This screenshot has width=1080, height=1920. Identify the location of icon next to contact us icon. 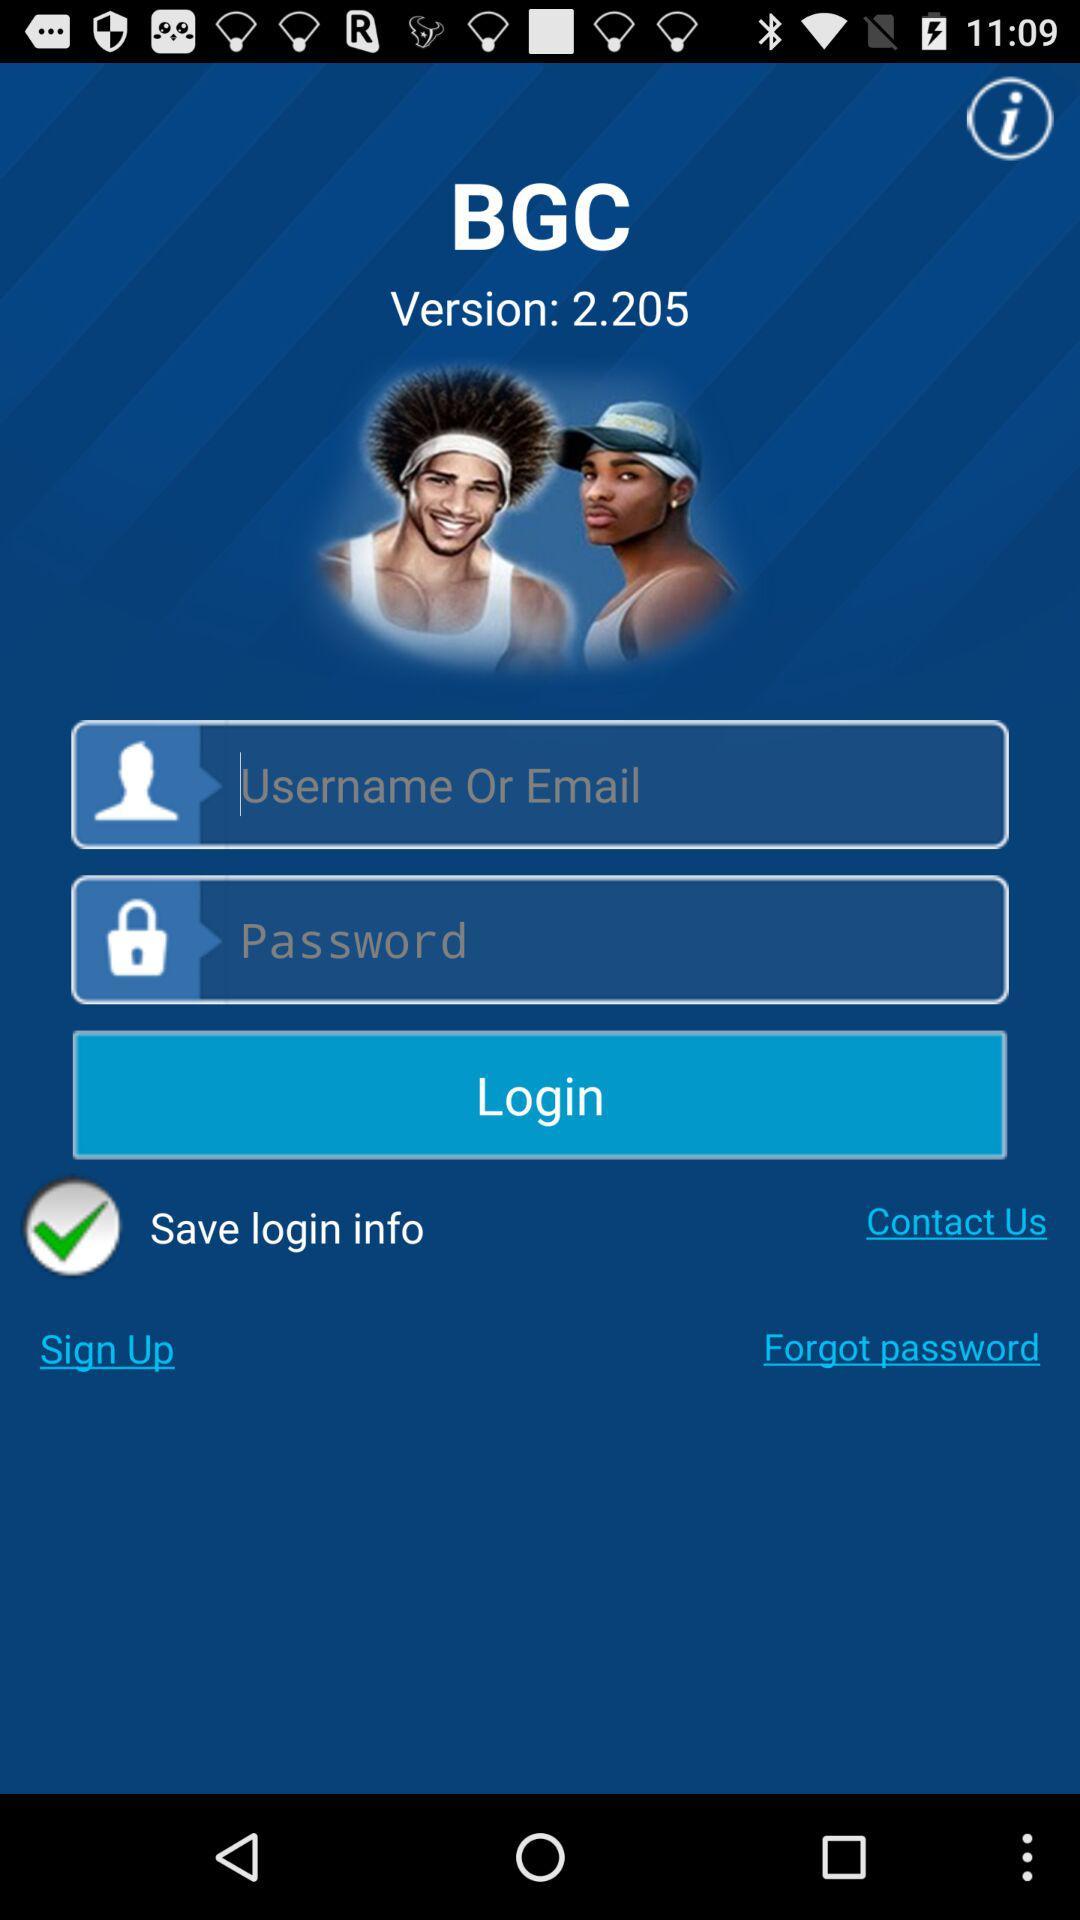
(222, 1226).